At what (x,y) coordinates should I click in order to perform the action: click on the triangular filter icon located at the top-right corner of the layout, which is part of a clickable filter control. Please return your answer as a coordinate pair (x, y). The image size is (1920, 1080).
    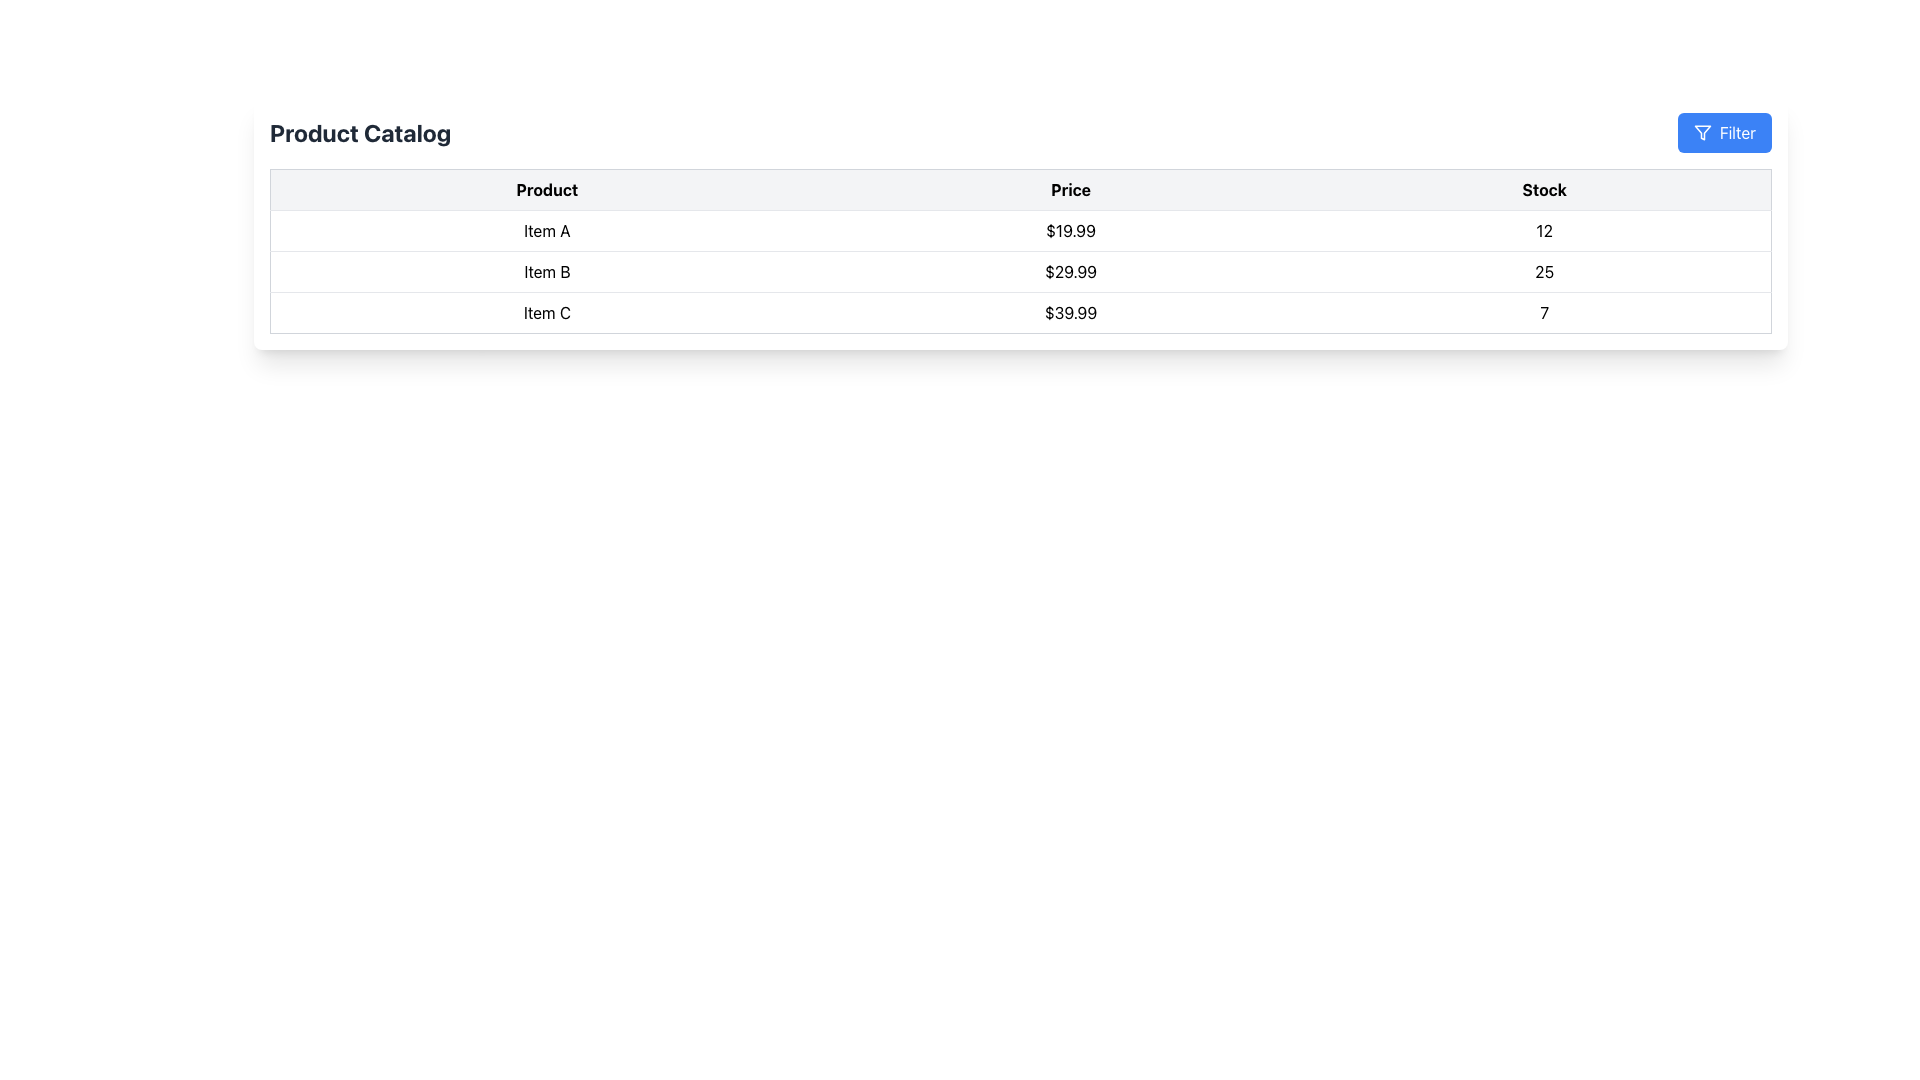
    Looking at the image, I should click on (1701, 132).